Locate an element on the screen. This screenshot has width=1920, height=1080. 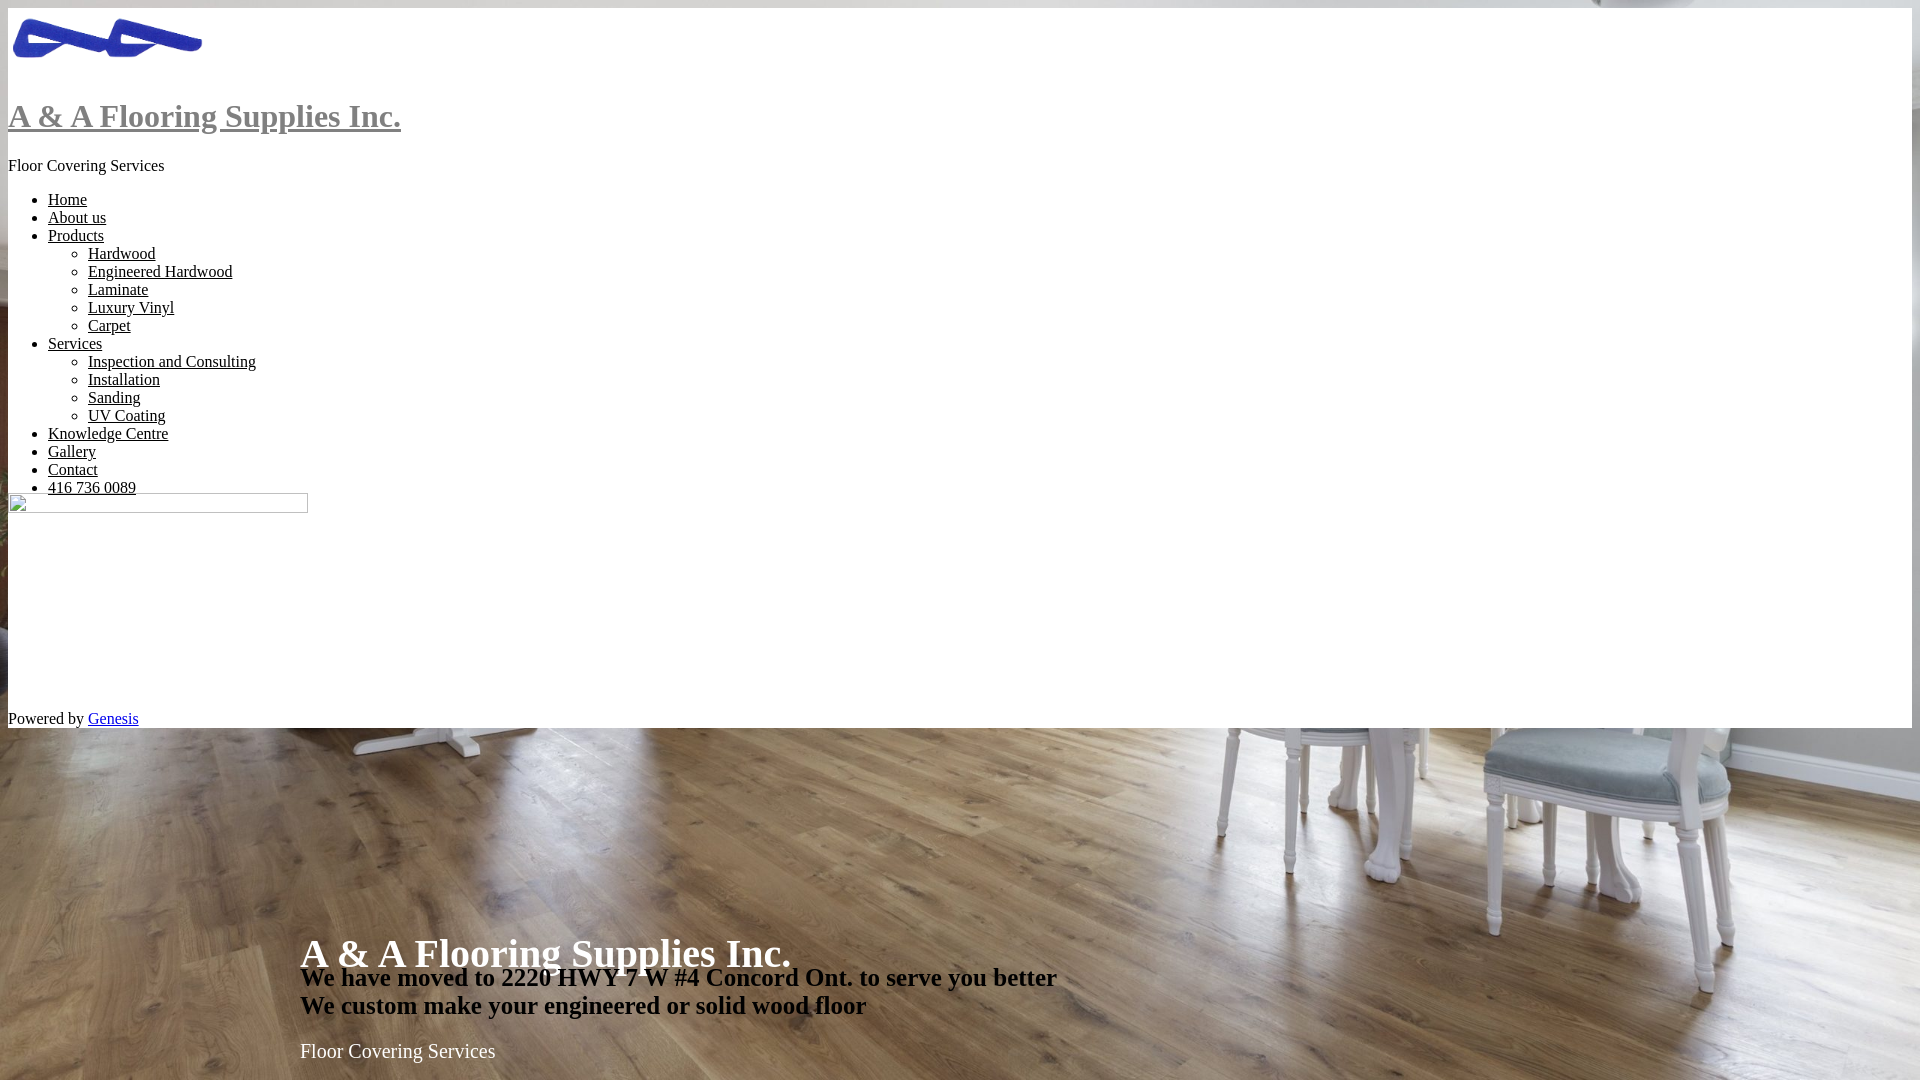
'Gallery' is located at coordinates (48, 451).